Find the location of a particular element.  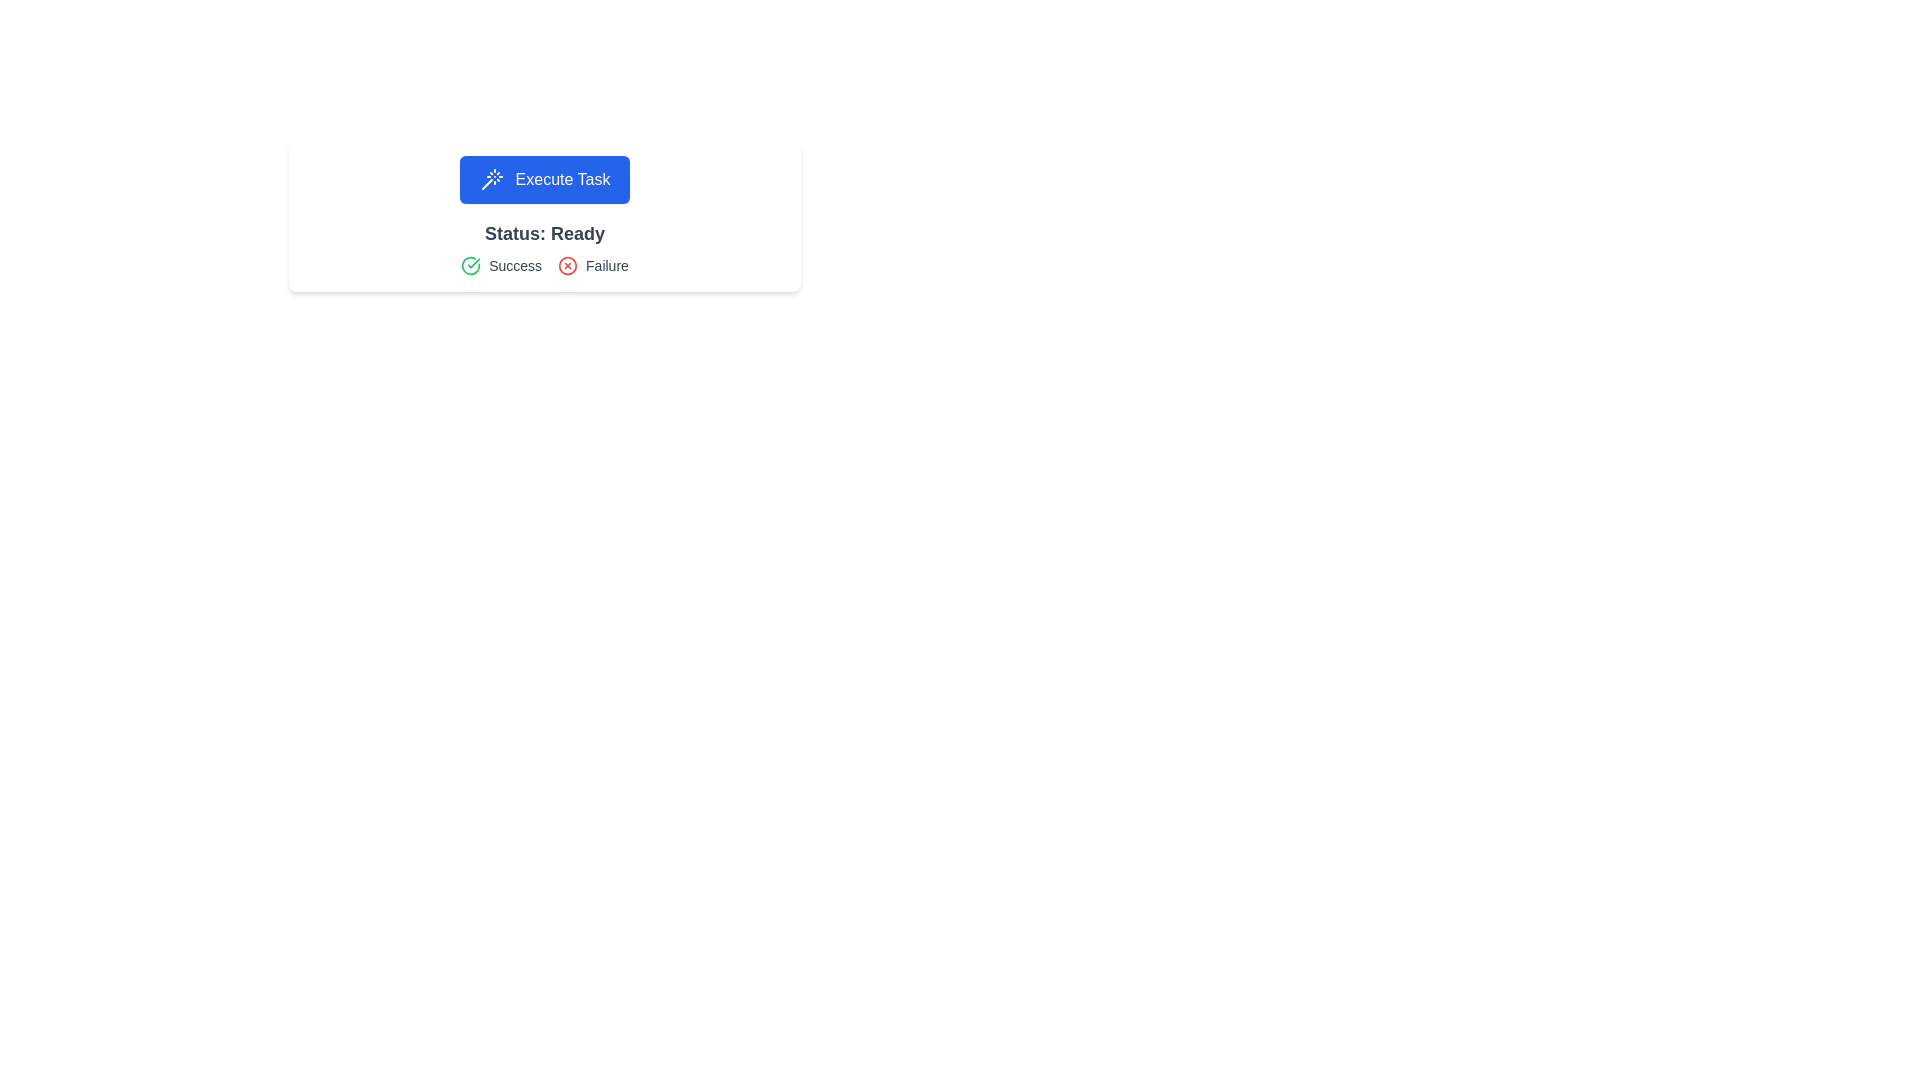

the 'Execute Task' text label located on the blue button at the top-center of the interface is located at coordinates (561, 180).